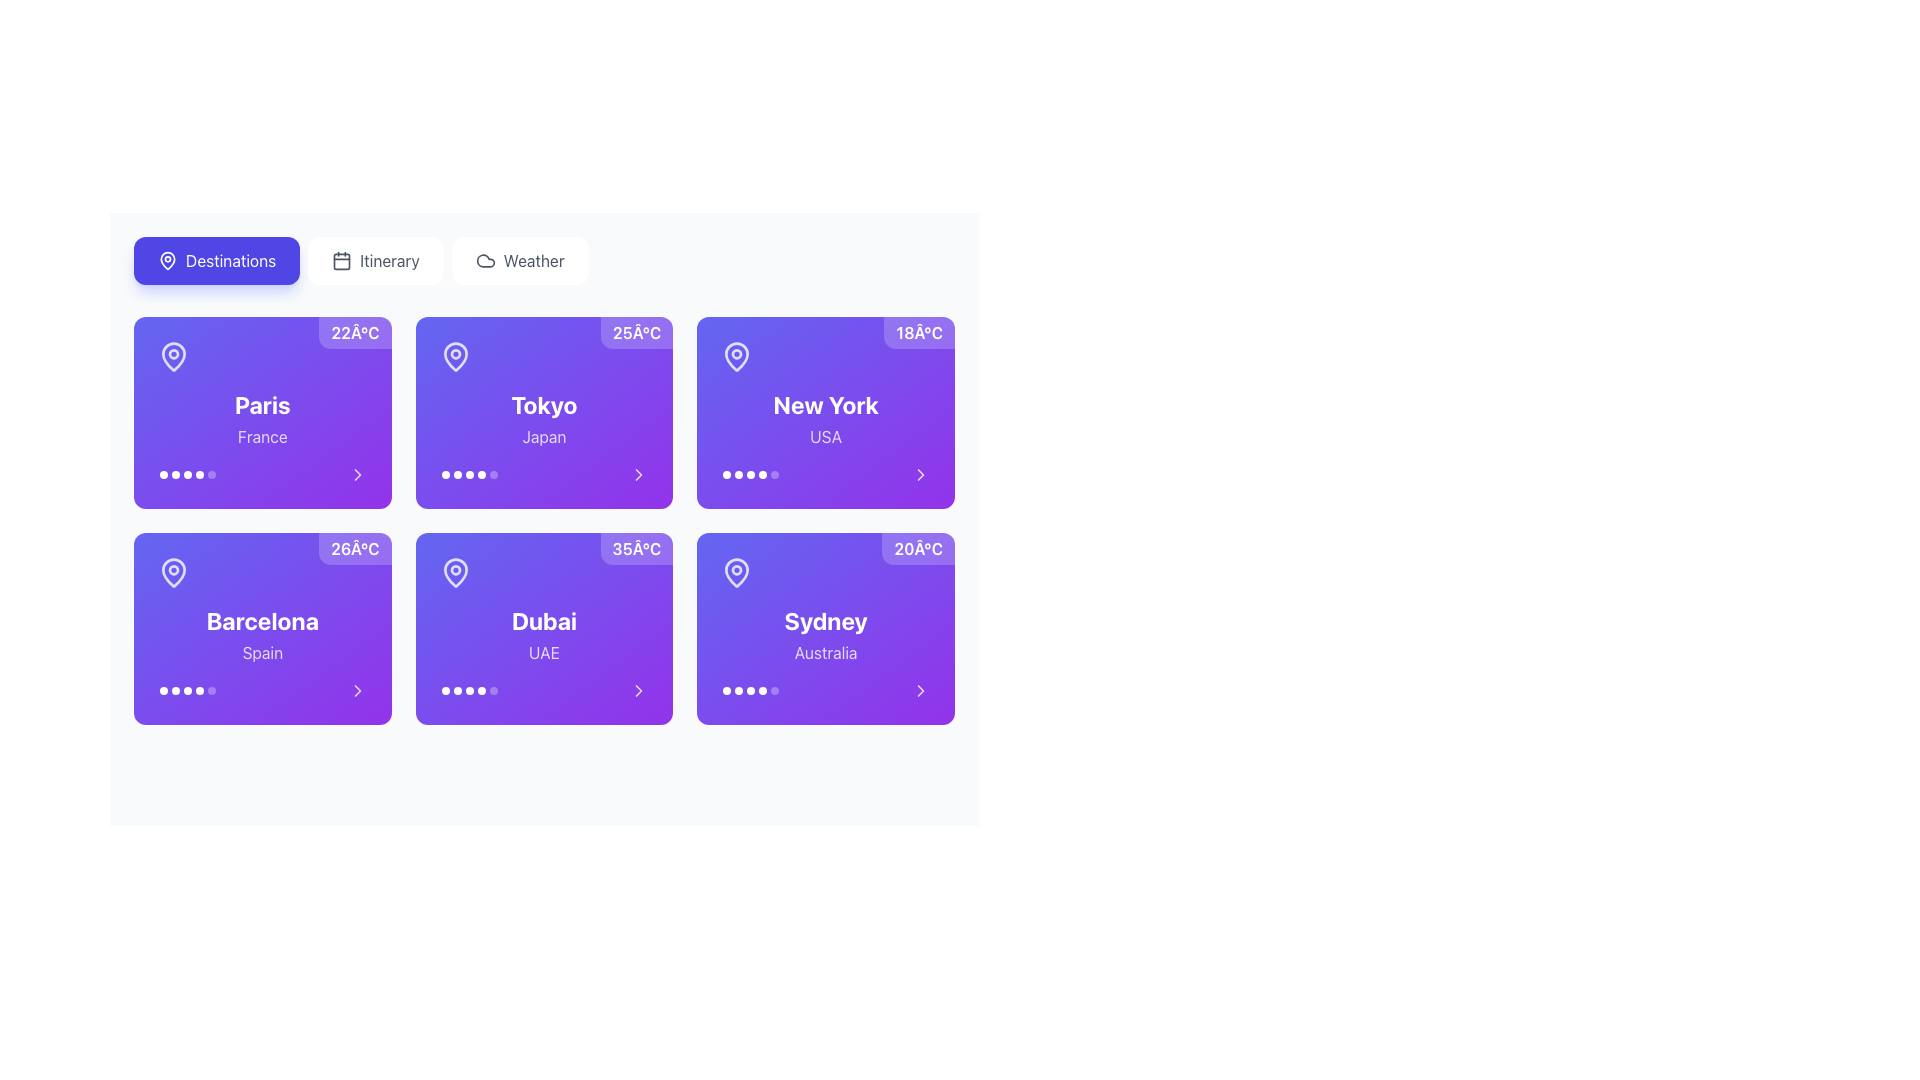 The width and height of the screenshot is (1920, 1080). I want to click on the static text label displaying the temperature for the 'Tokyo' card, located in the upper-right corner of the card, so click(636, 331).